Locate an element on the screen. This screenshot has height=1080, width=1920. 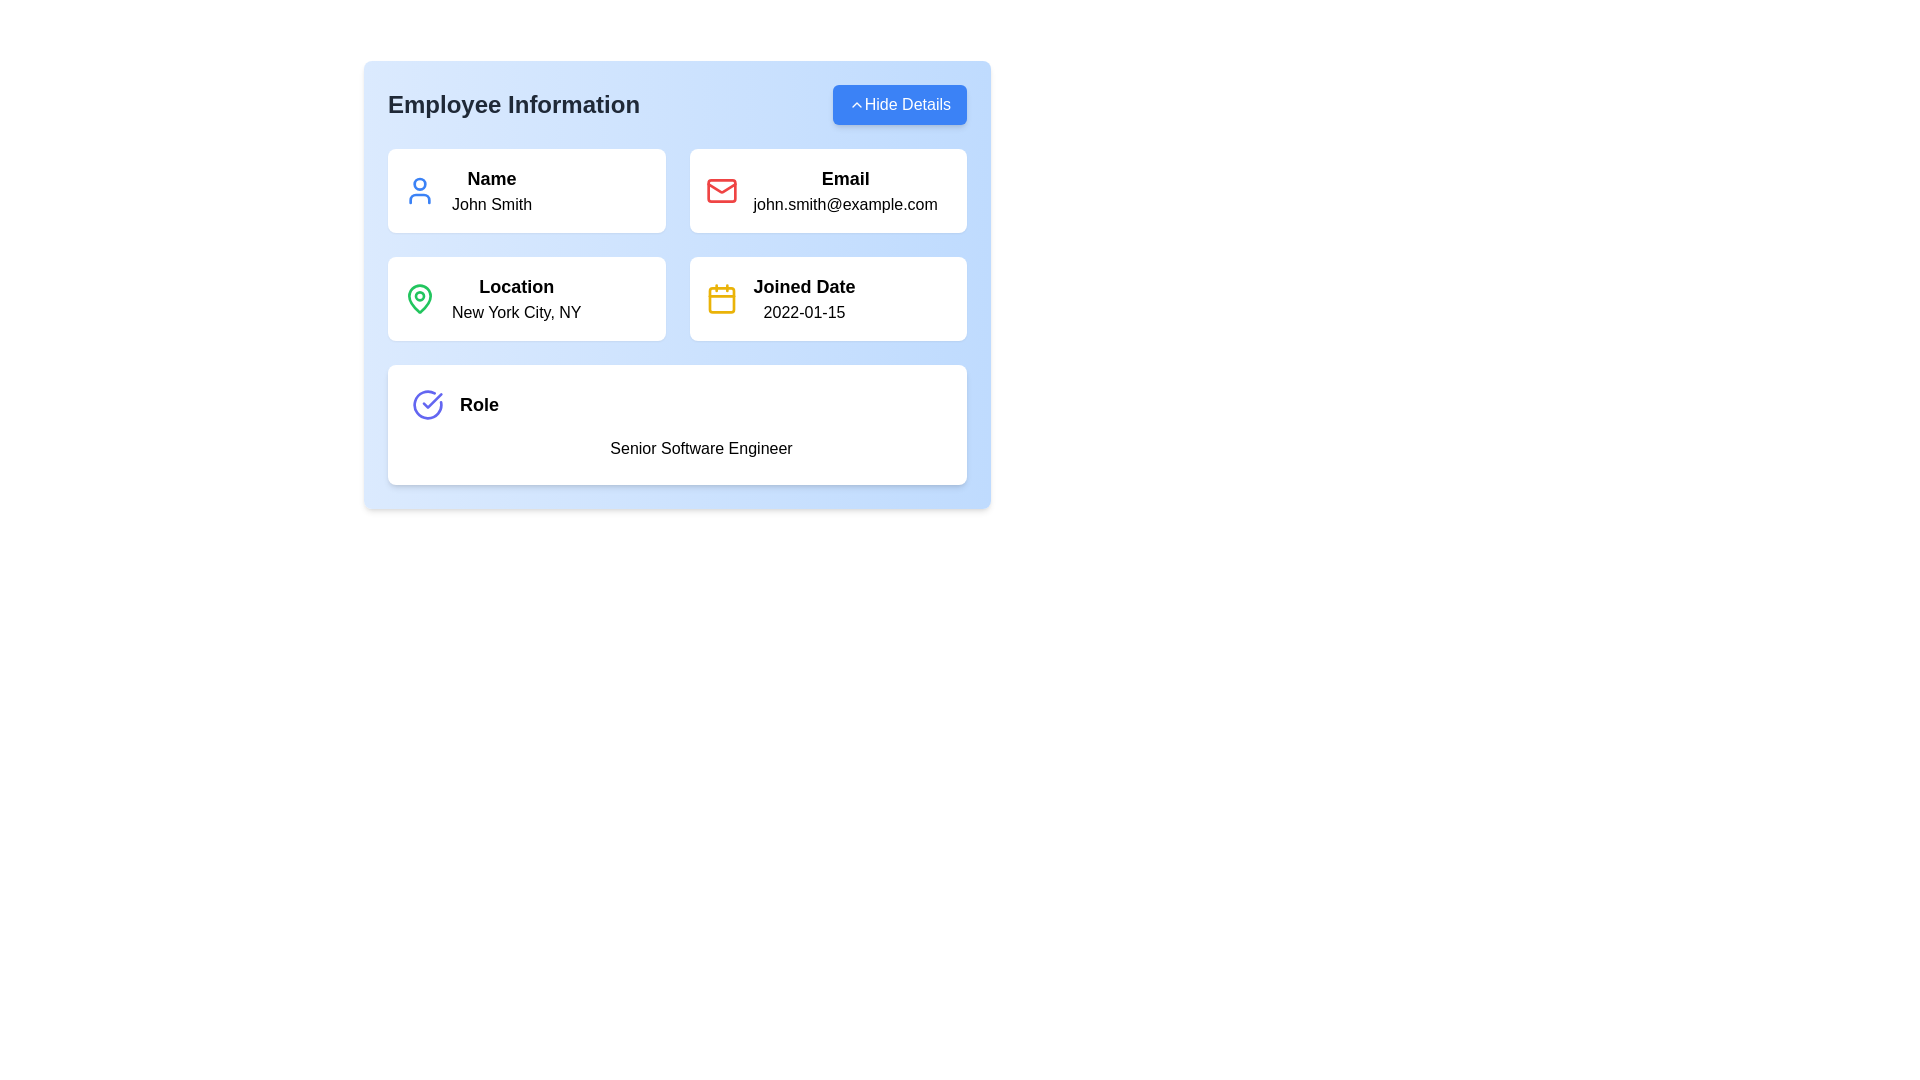
the 'Location' label, which is styled in bold and larger font, located in the 'Employee Information' panel above 'New York City, NY' is located at coordinates (516, 286).